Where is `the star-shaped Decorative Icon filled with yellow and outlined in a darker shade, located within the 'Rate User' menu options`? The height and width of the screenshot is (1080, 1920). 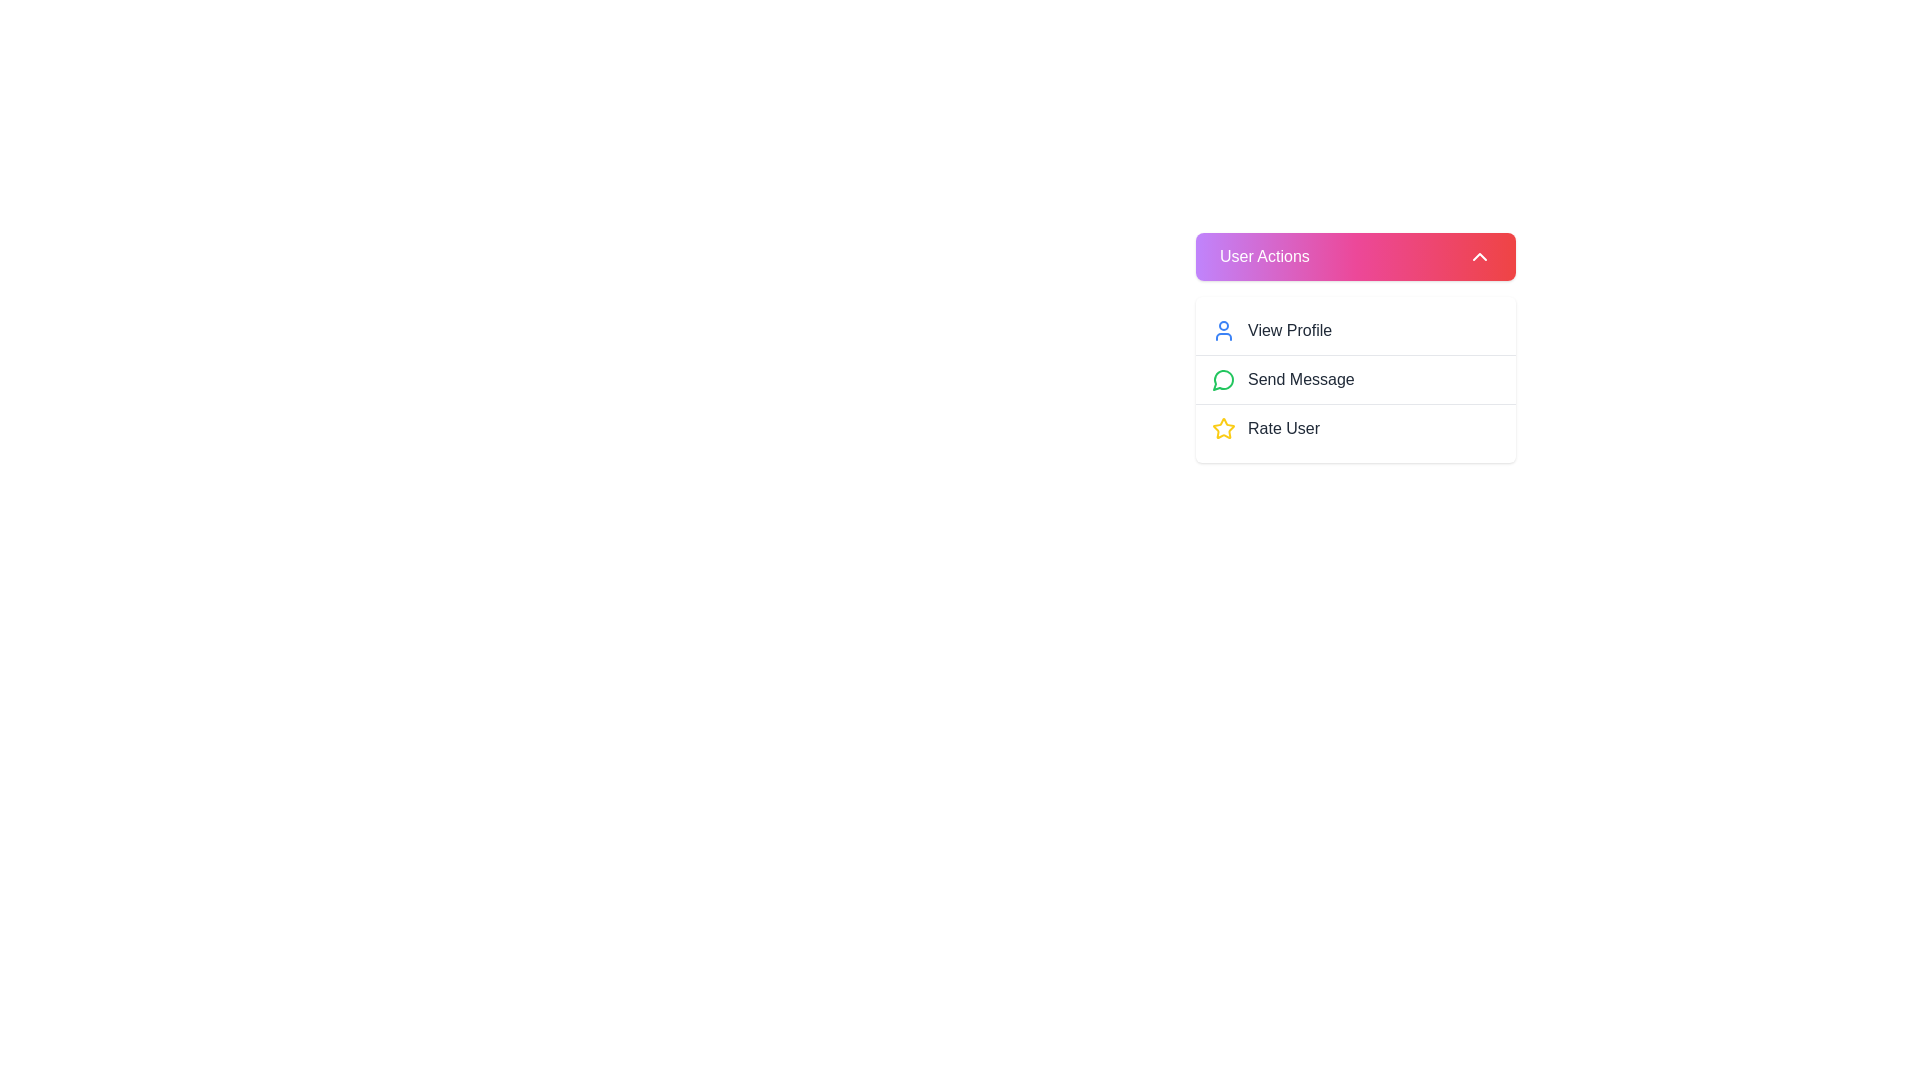 the star-shaped Decorative Icon filled with yellow and outlined in a darker shade, located within the 'Rate User' menu options is located at coordinates (1223, 427).